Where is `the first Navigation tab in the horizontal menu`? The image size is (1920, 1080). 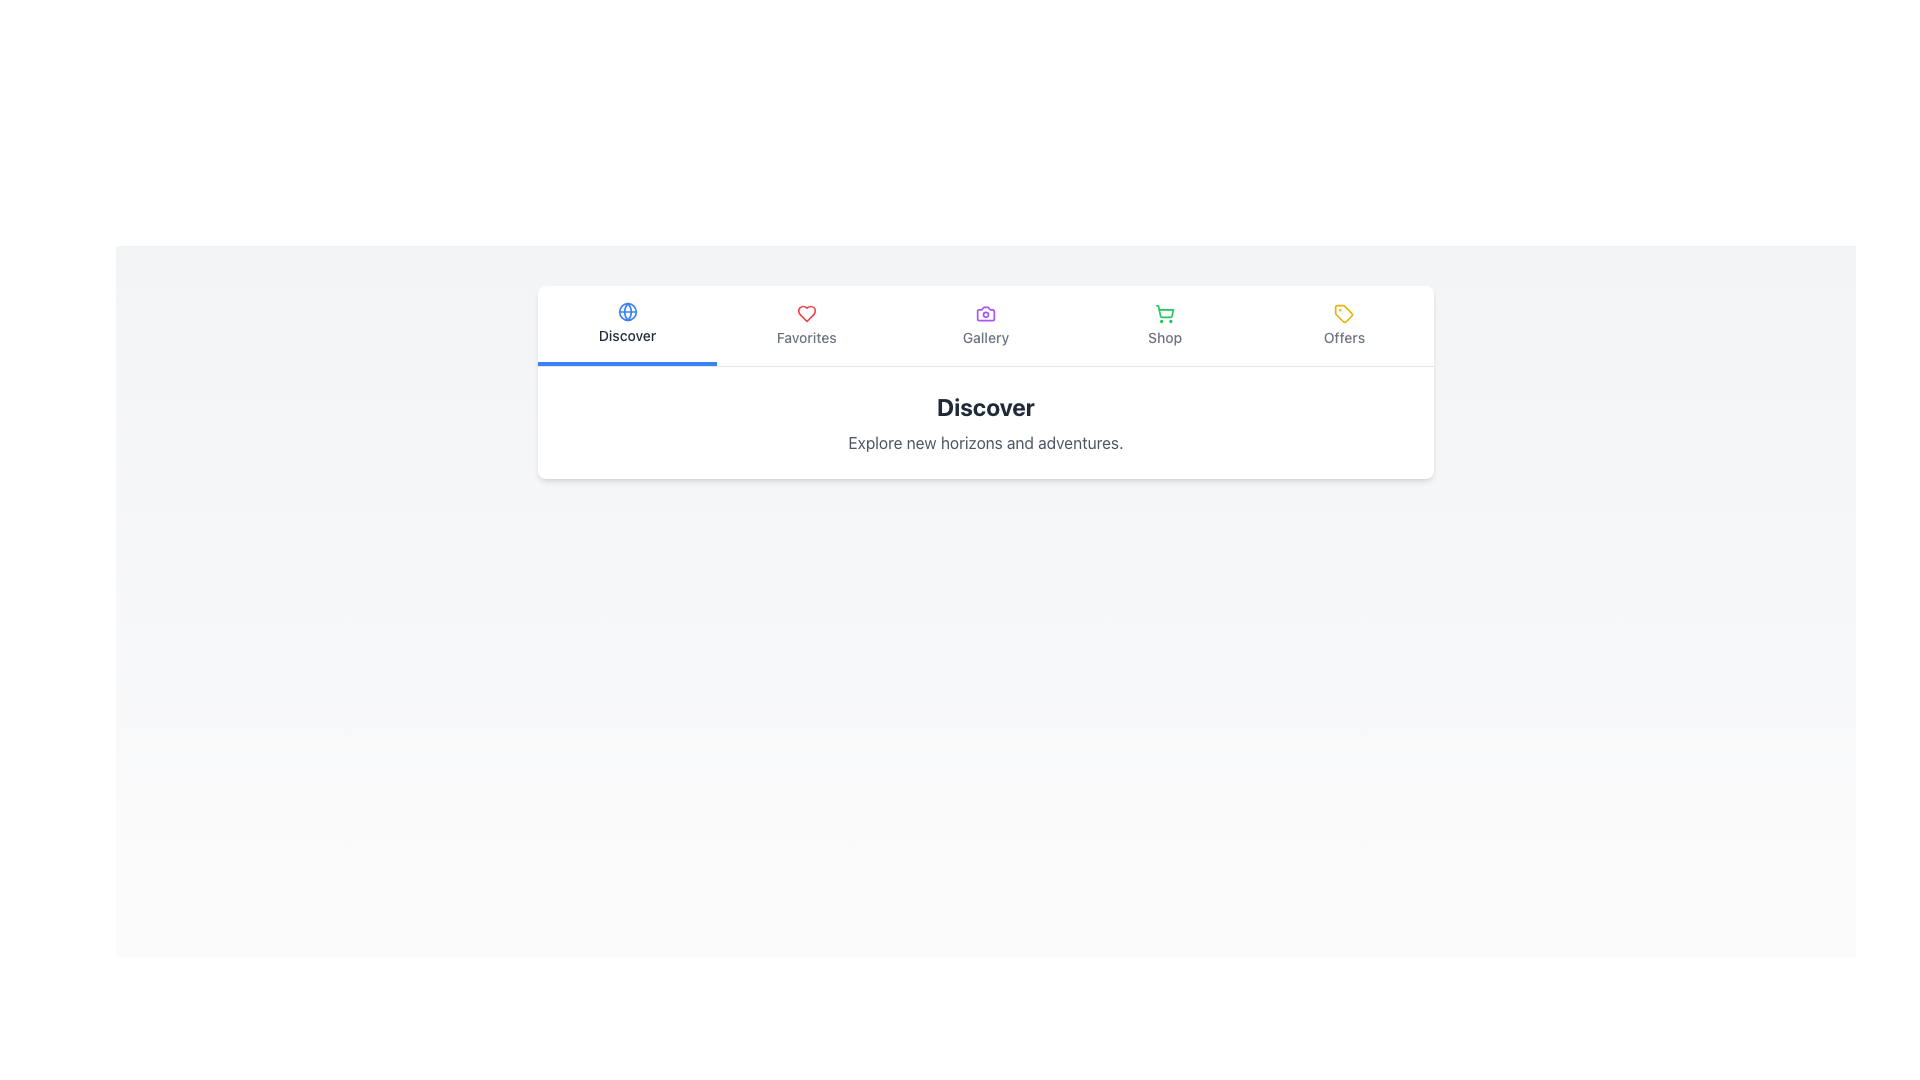 the first Navigation tab in the horizontal menu is located at coordinates (626, 323).